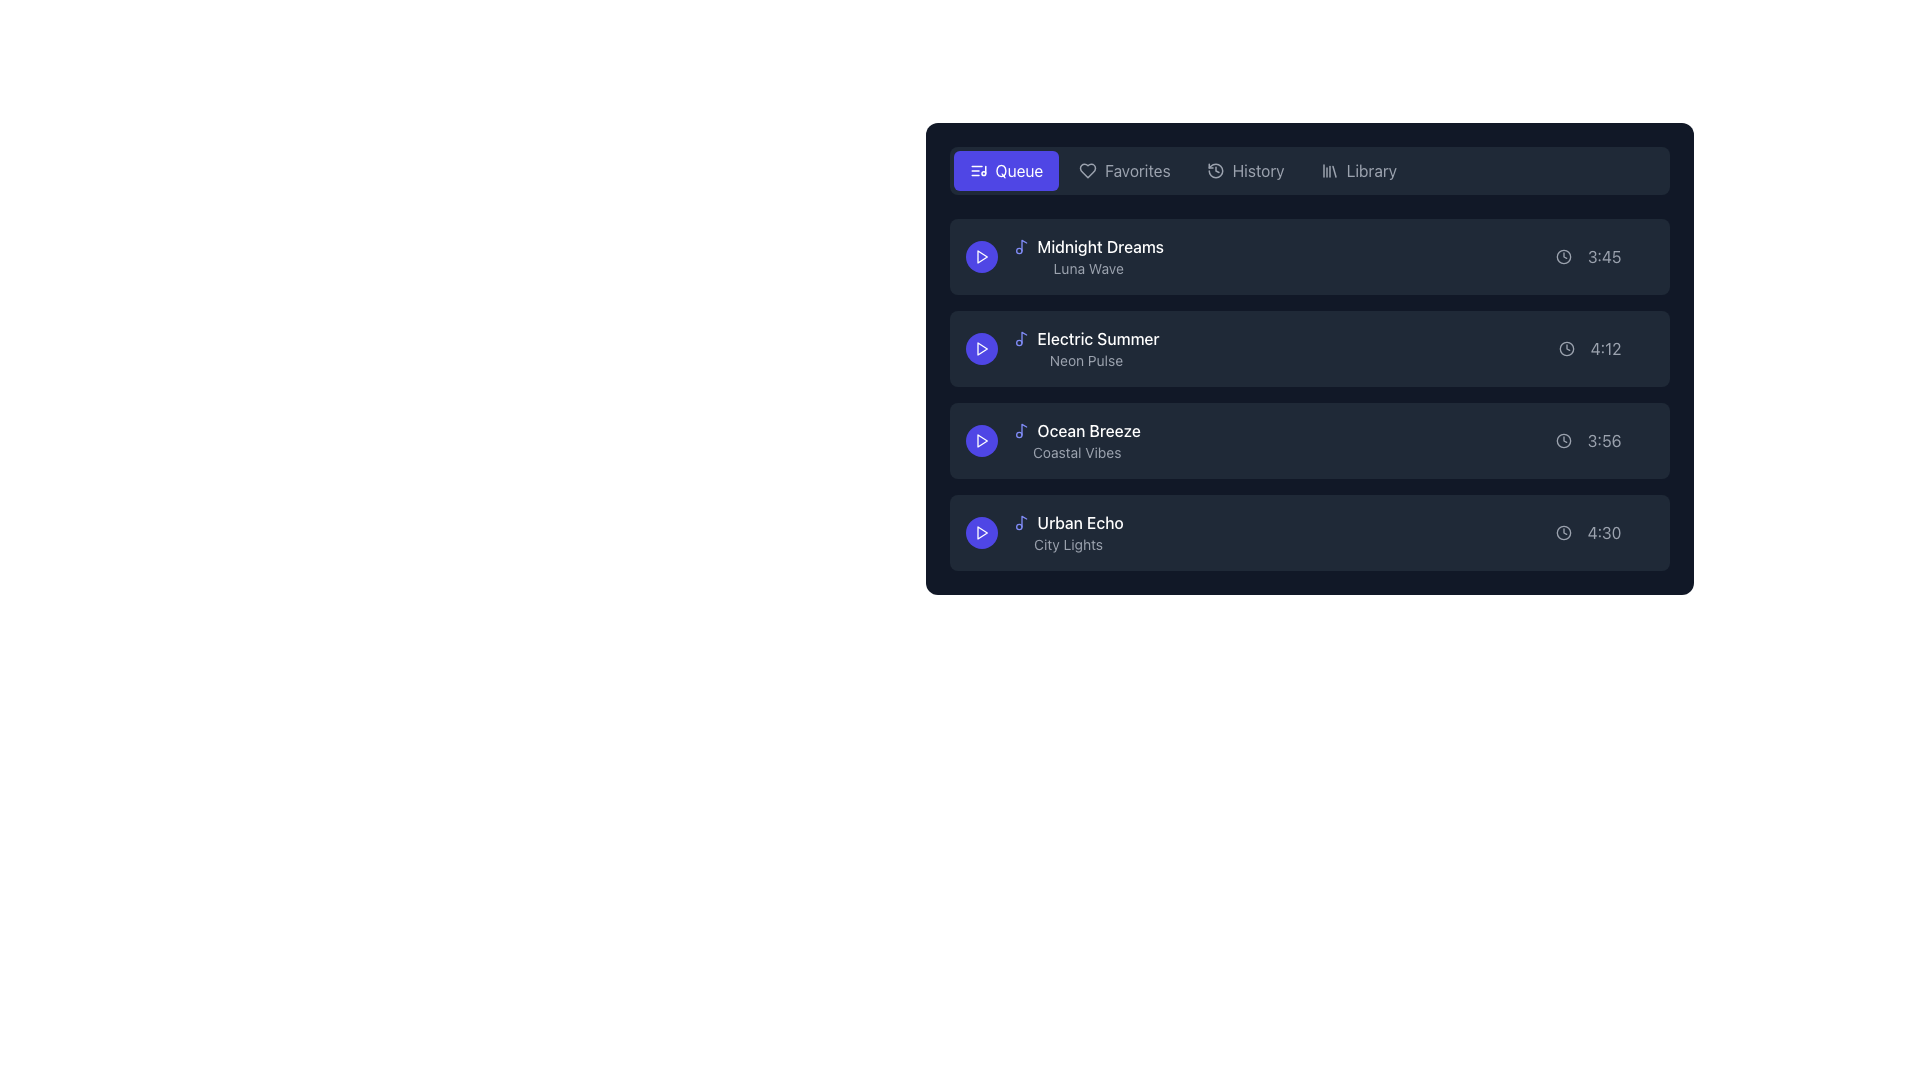 The width and height of the screenshot is (1920, 1080). I want to click on the 'Favorites' text label in the navigation bar, so click(1137, 169).